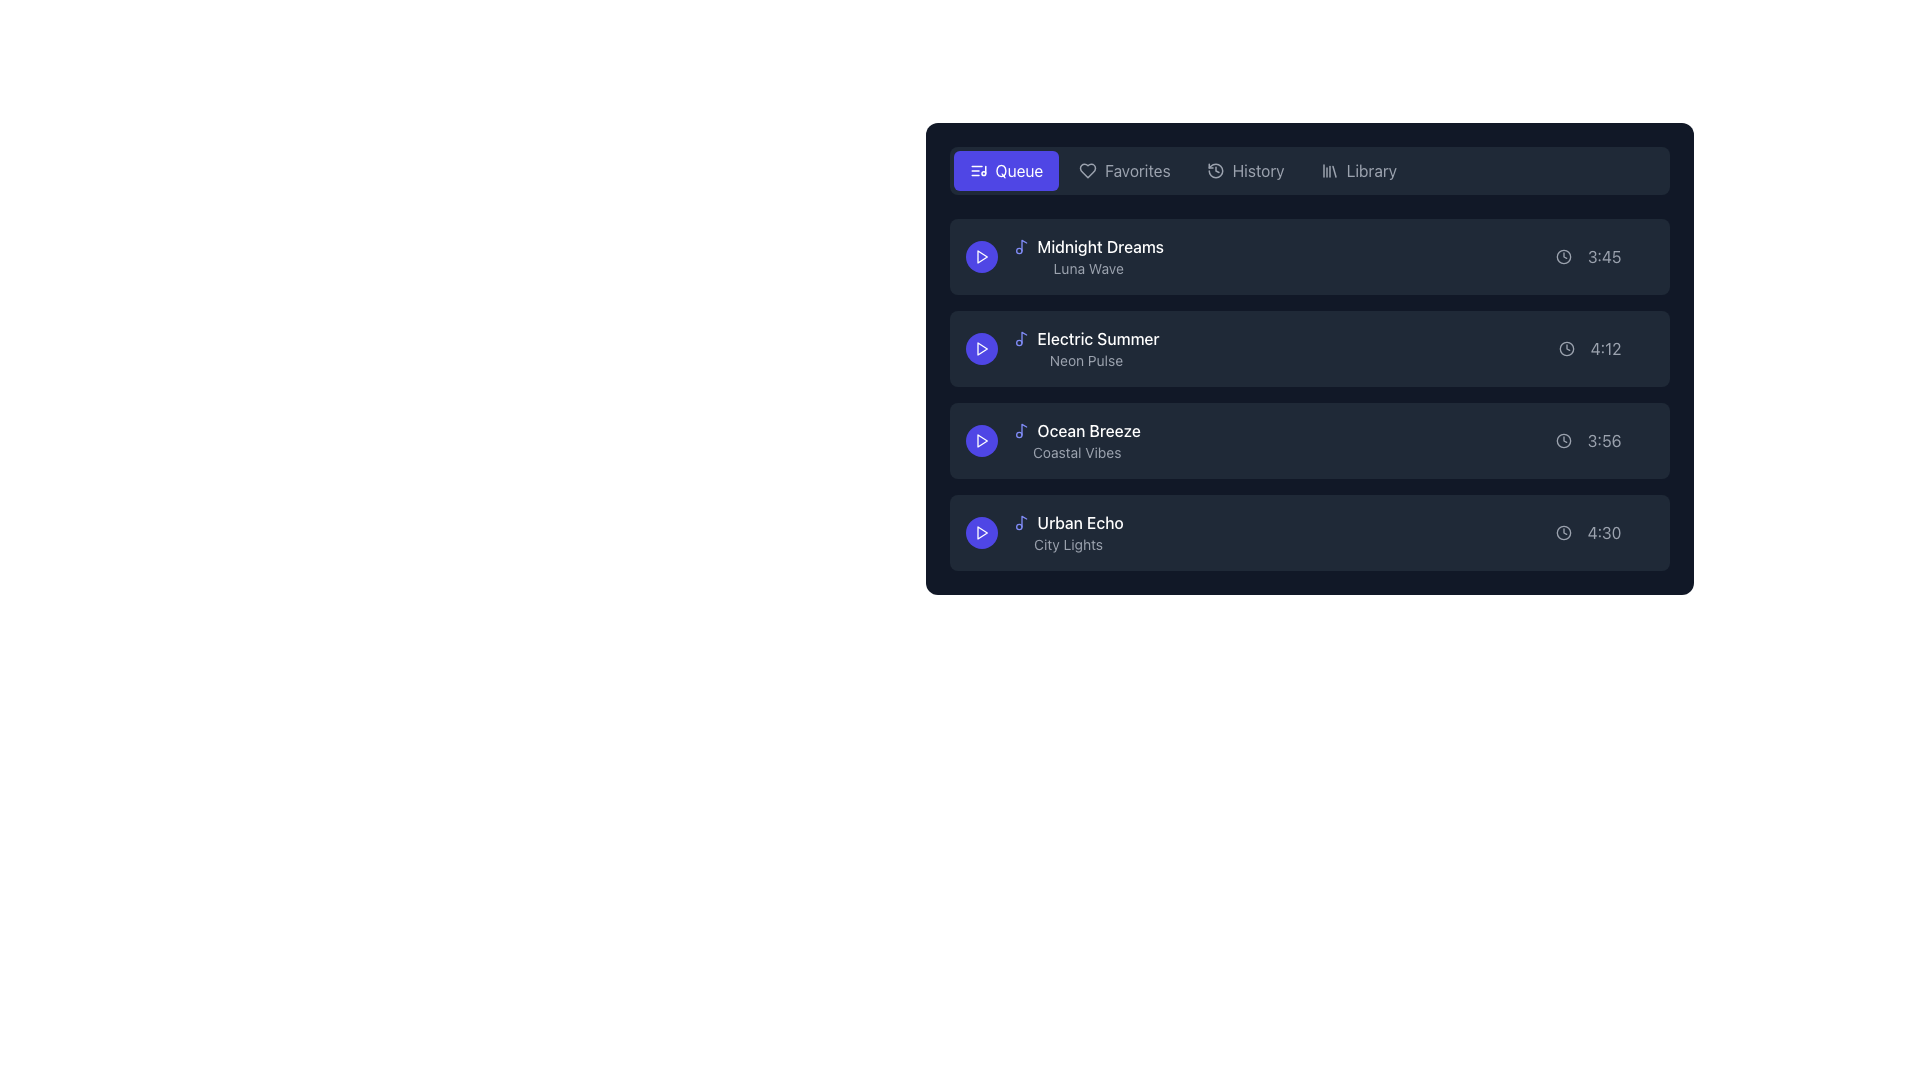 The width and height of the screenshot is (1920, 1080). I want to click on the 'Favorites' text label in the navigation bar, so click(1137, 169).